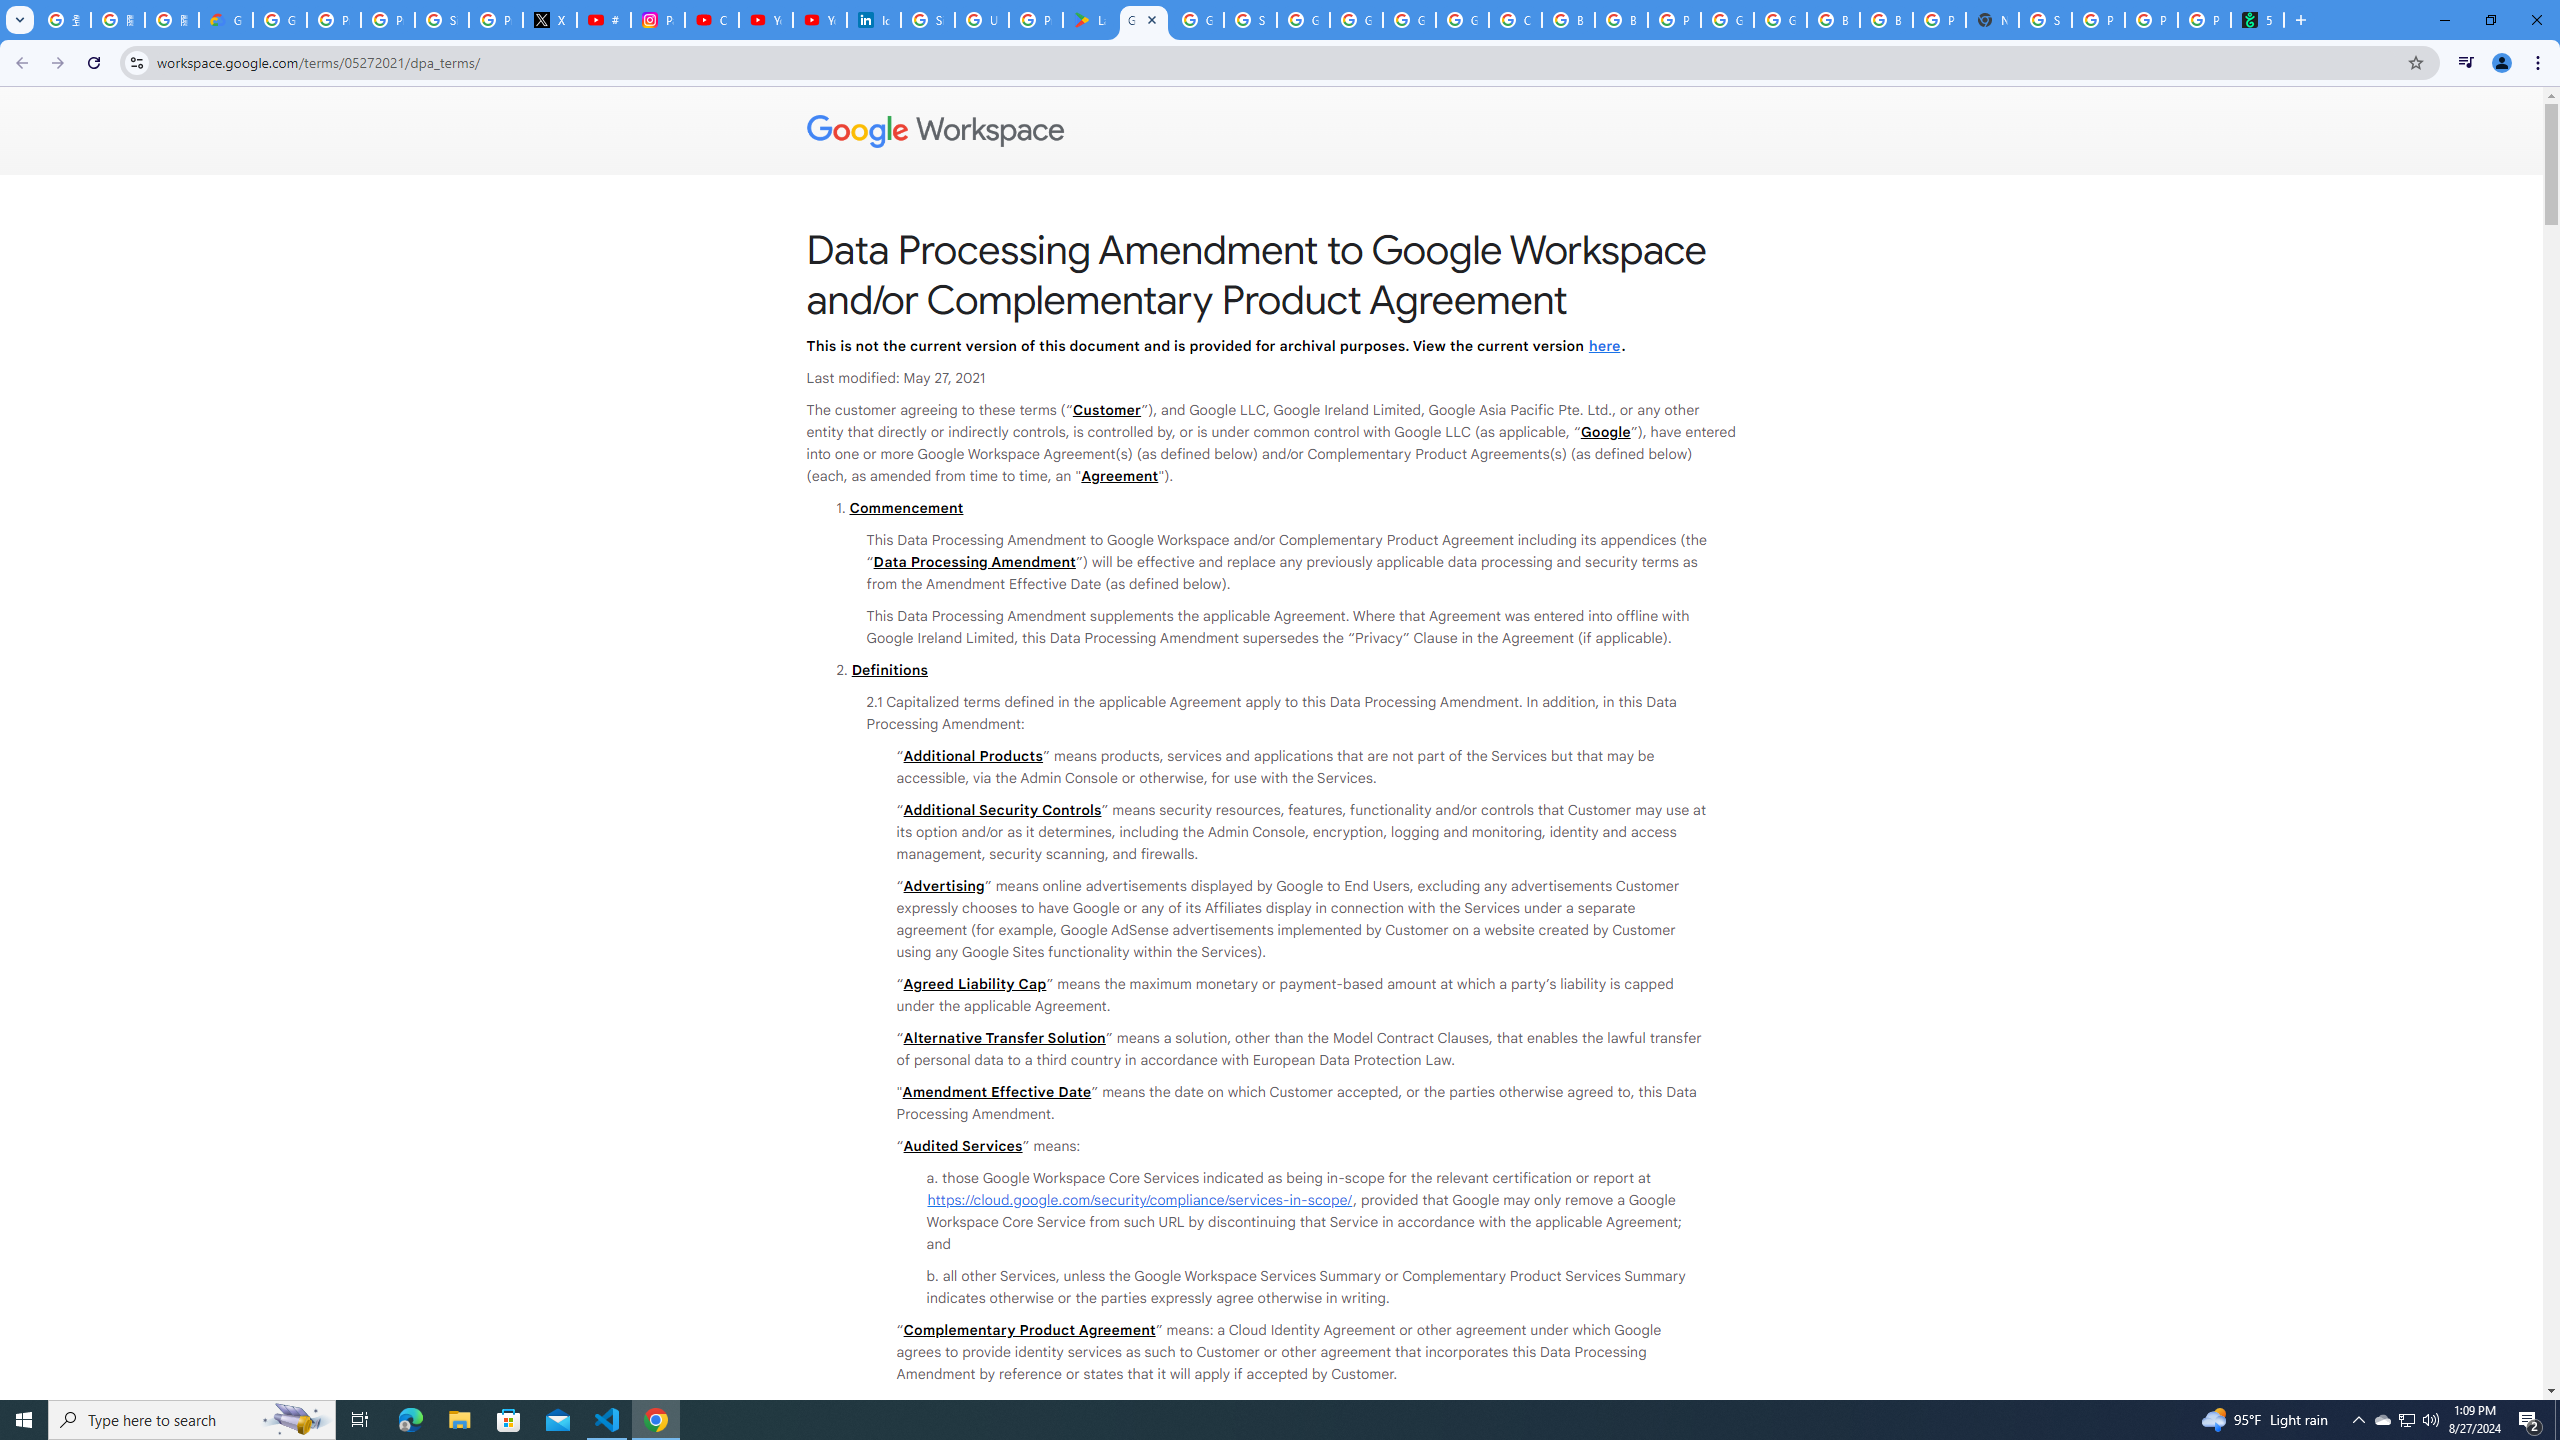  Describe the element at coordinates (1151, 19) in the screenshot. I see `'Close'` at that location.